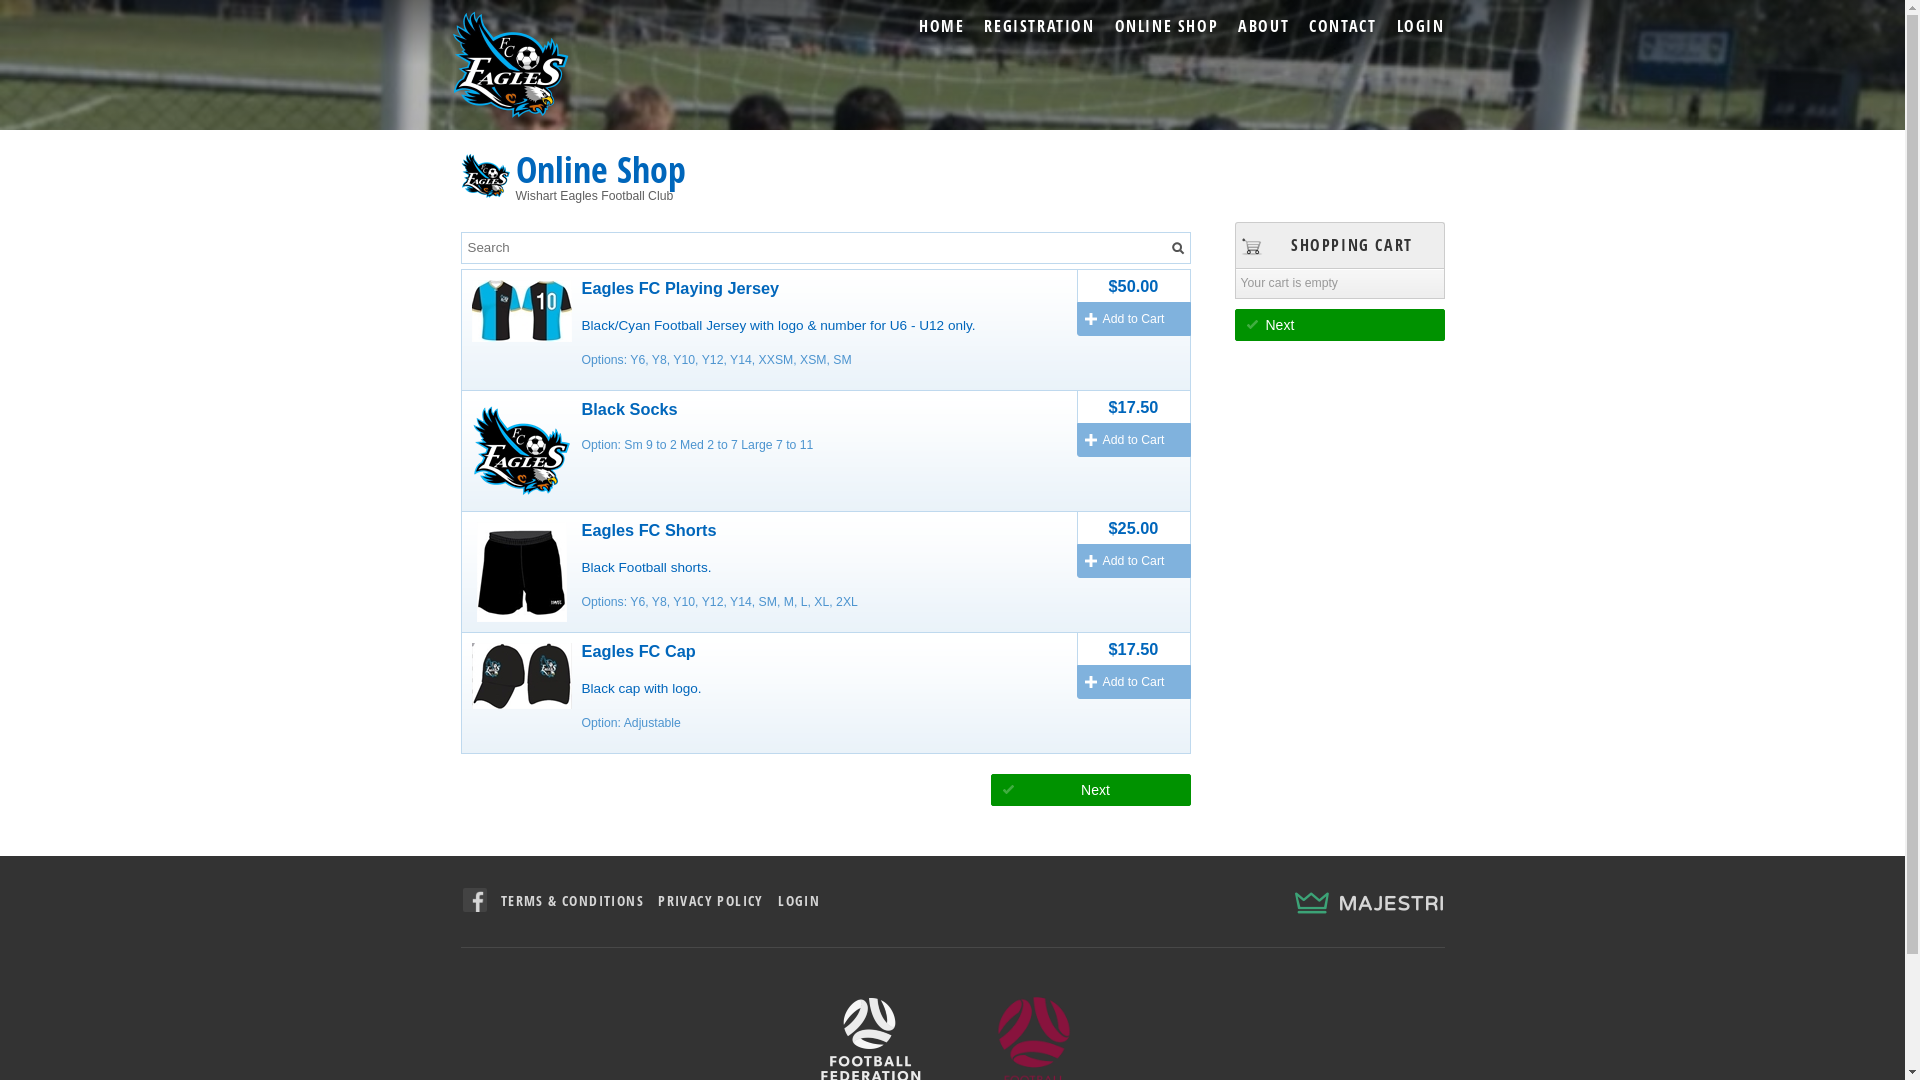  Describe the element at coordinates (1342, 26) in the screenshot. I see `'CONTACT'` at that location.